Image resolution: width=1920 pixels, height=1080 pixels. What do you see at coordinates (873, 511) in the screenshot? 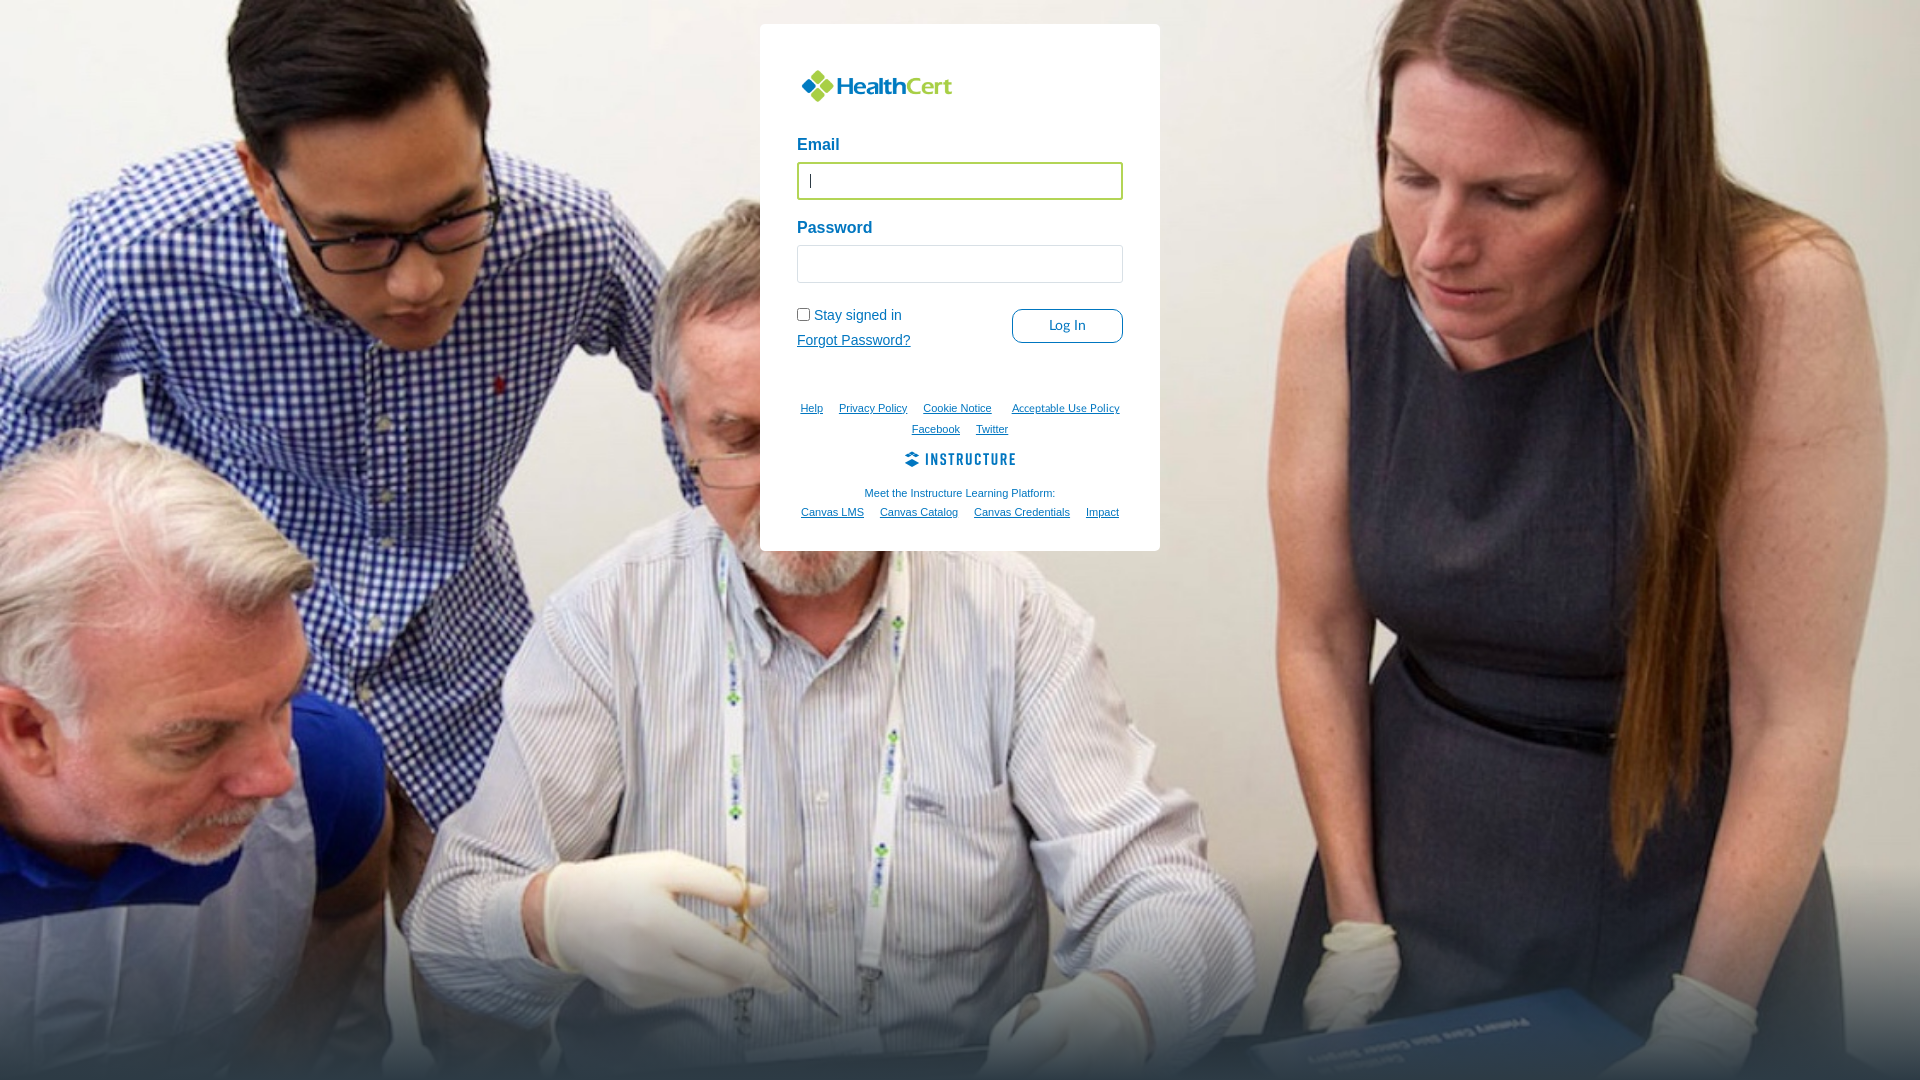
I see `'Canvas Catalog'` at bounding box center [873, 511].